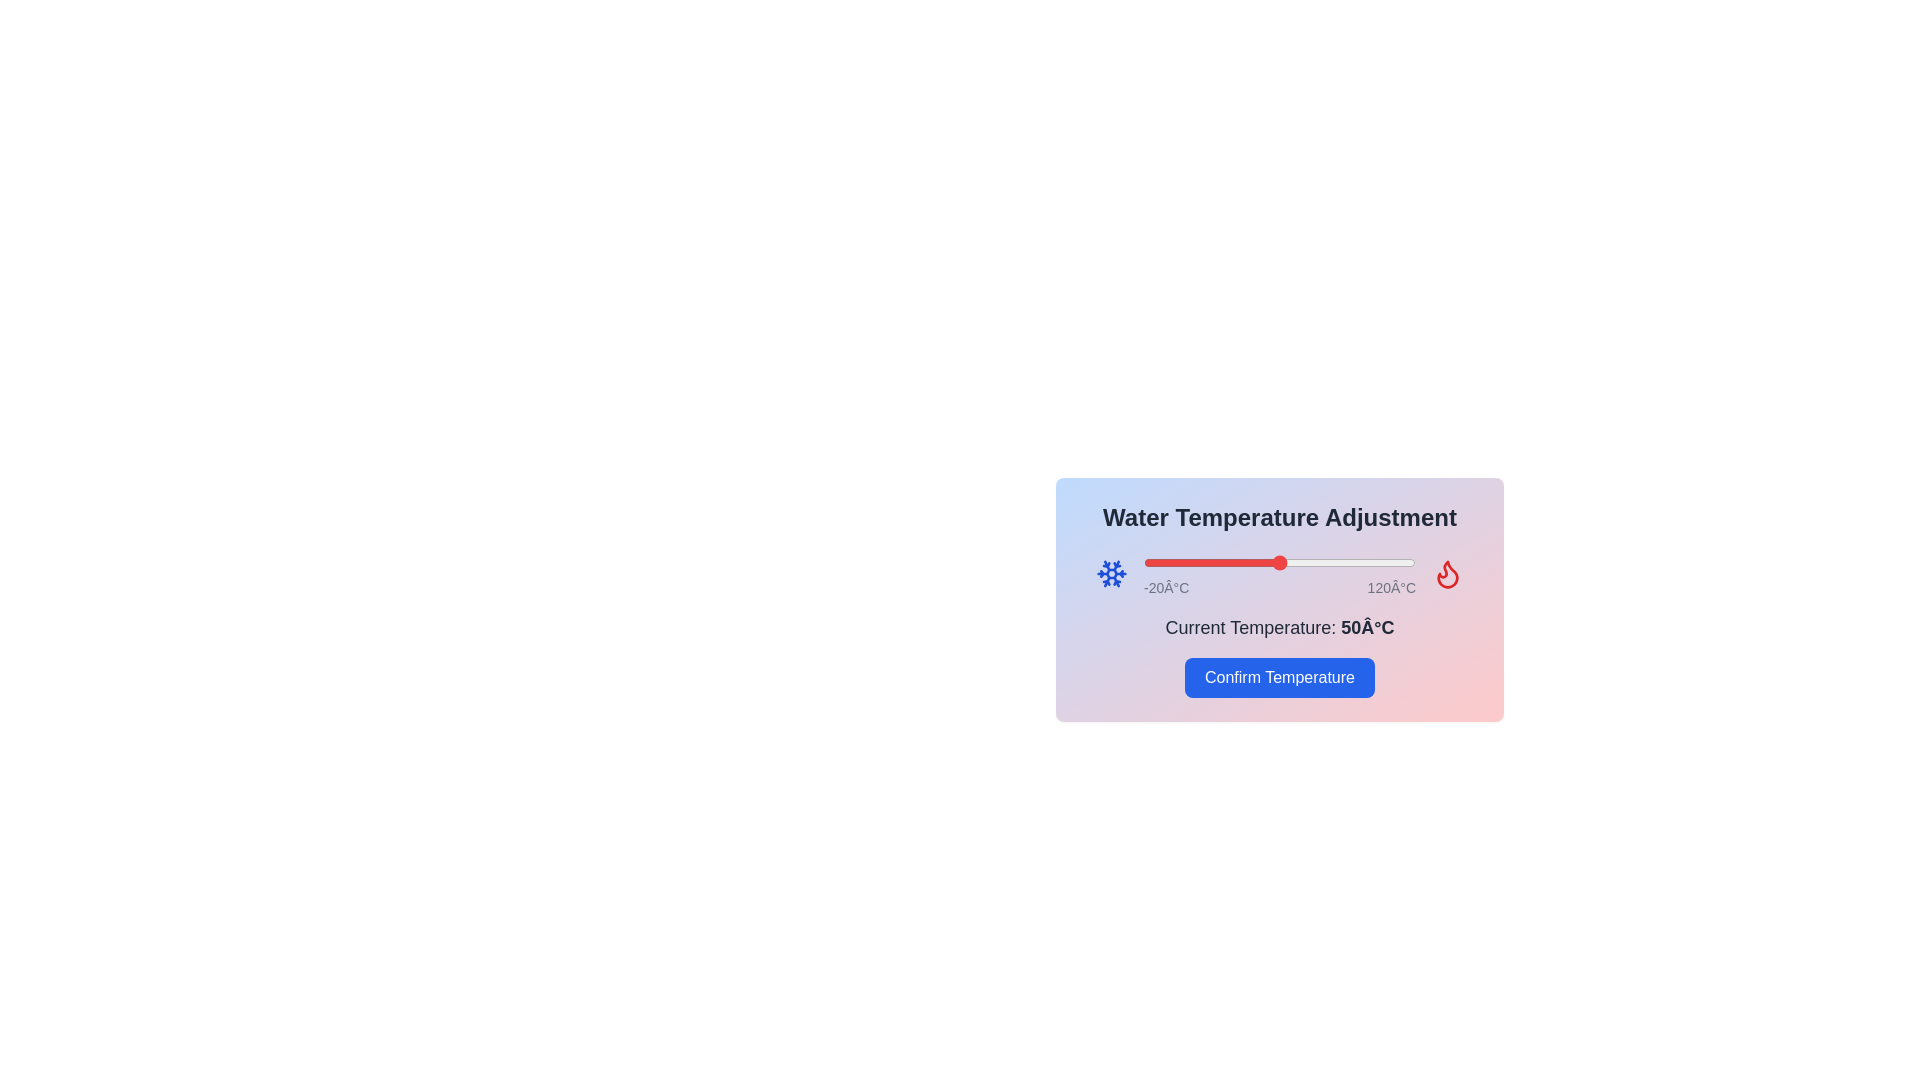  Describe the element at coordinates (1353, 563) in the screenshot. I see `the temperature slider to 88°C` at that location.